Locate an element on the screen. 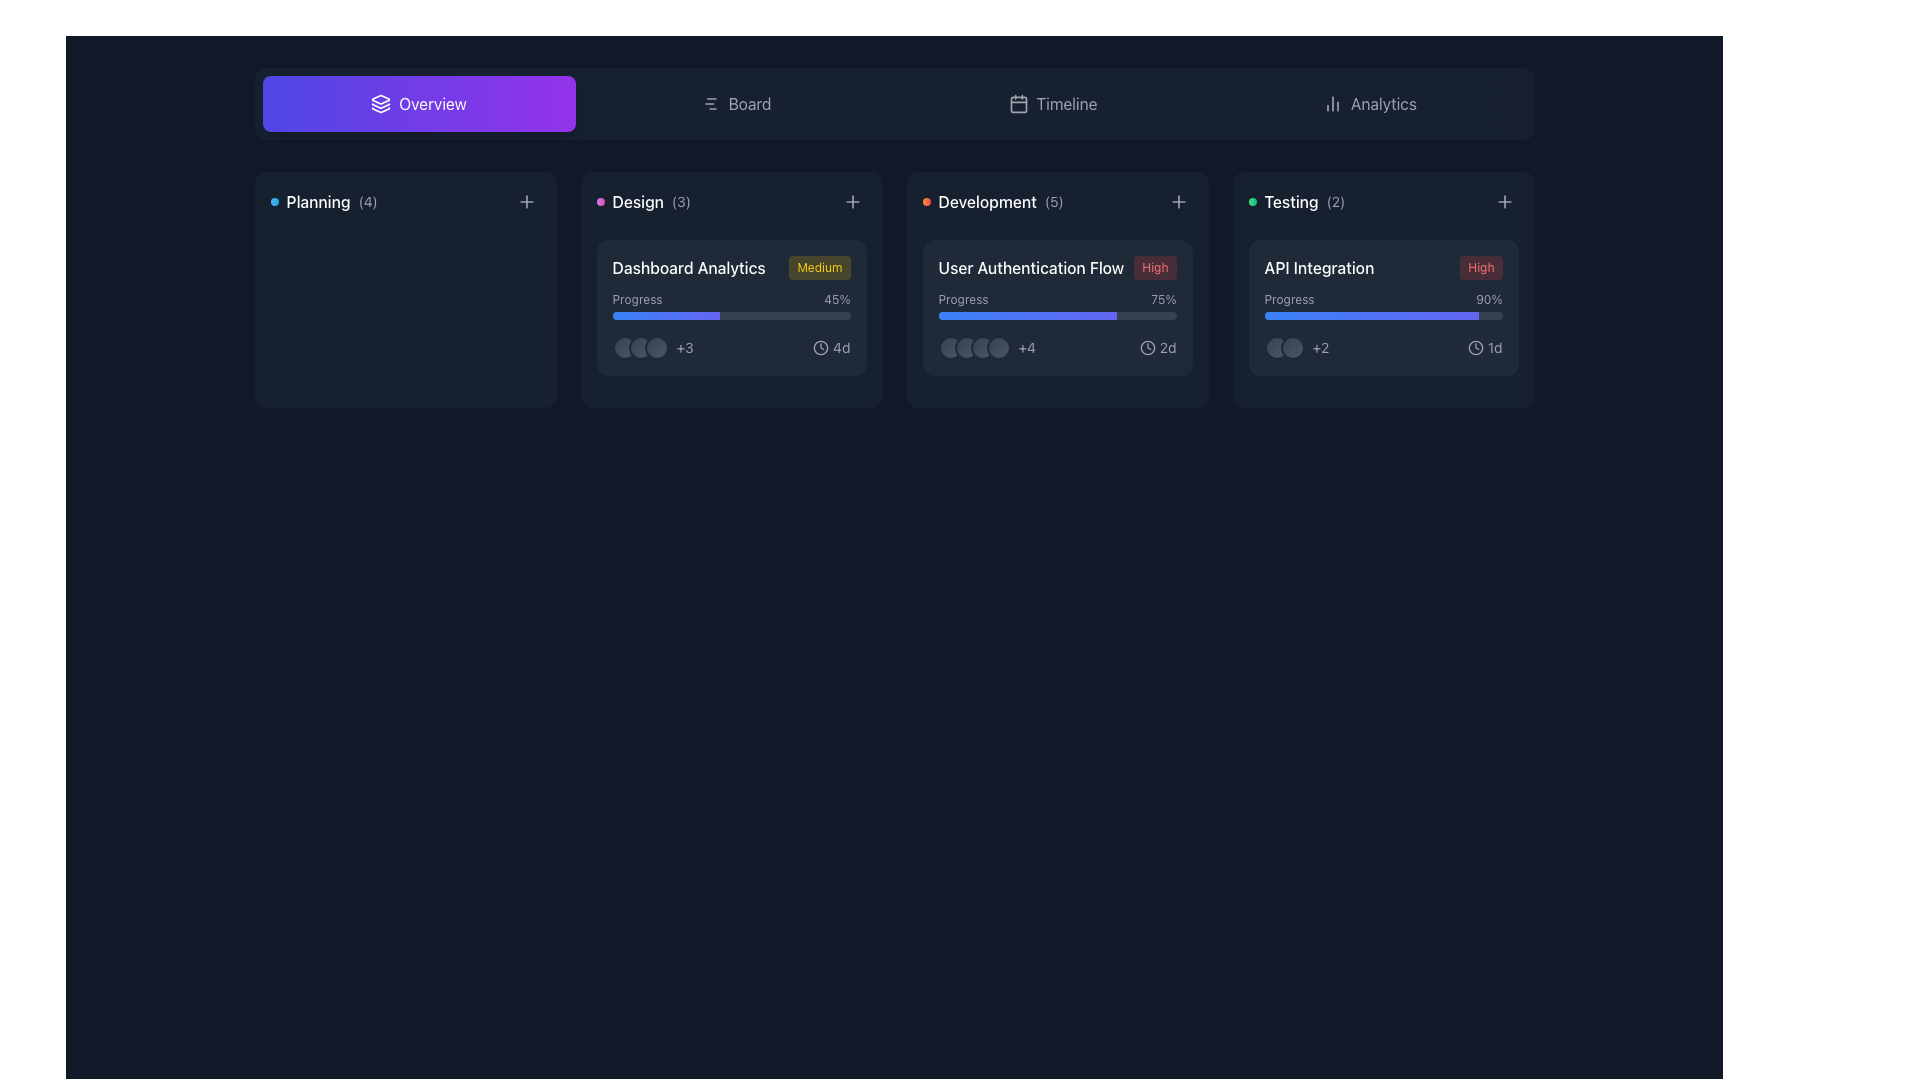 The image size is (1920, 1080). the static text label displaying the word 'Testing', which is styled in bold sans-serif font and located between a green circular icon and the number '(2)' in gray within the 'API Integration' card is located at coordinates (1291, 201).